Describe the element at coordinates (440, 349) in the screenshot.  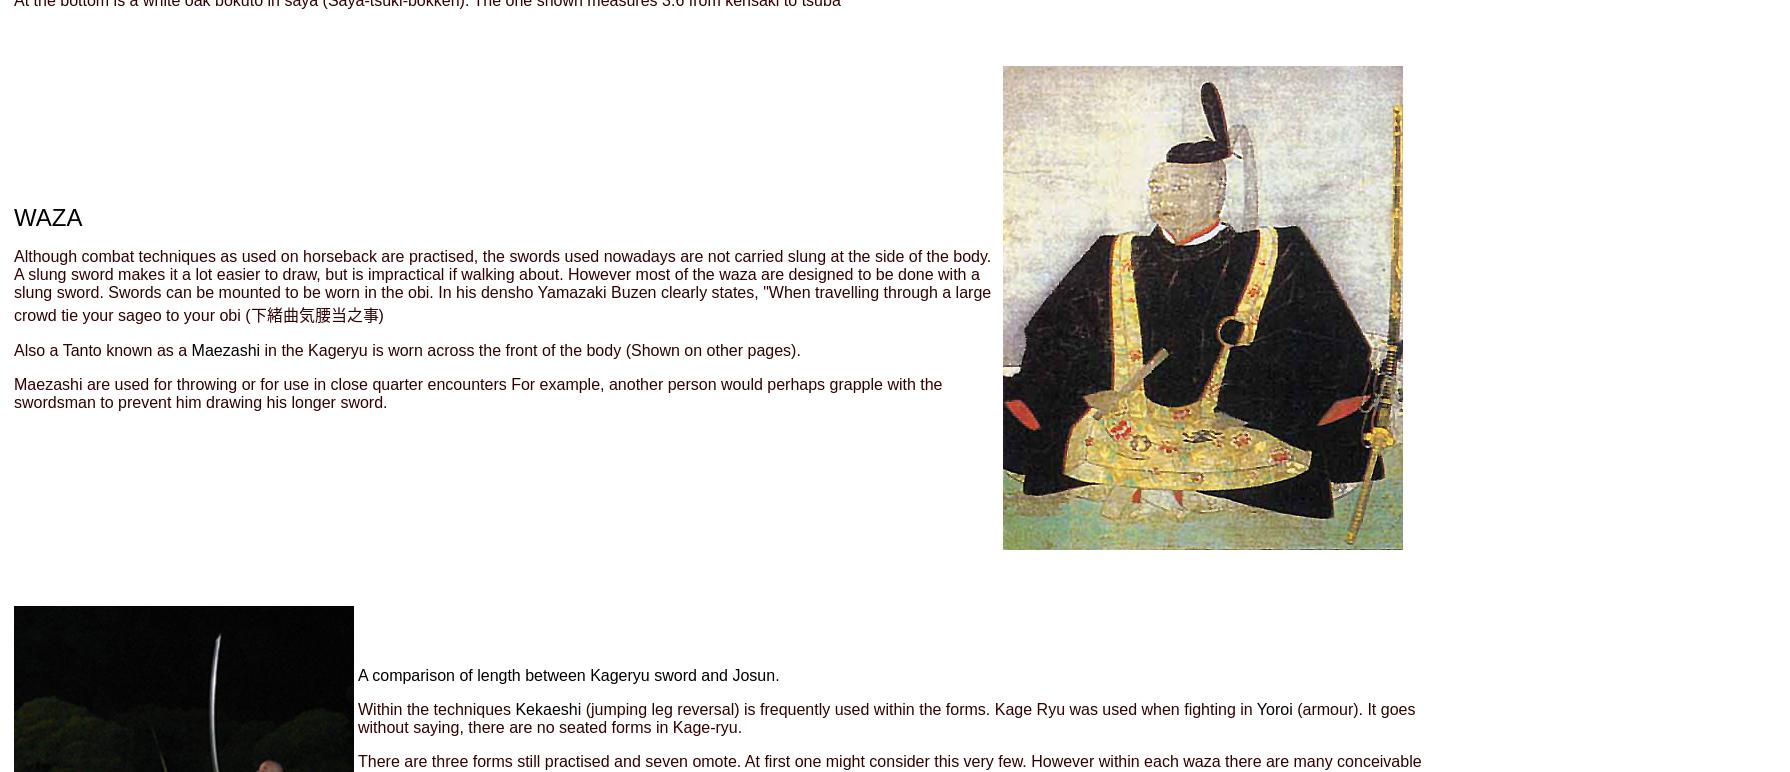
I see `'in the Kageryu is worn across the front of the body'` at that location.